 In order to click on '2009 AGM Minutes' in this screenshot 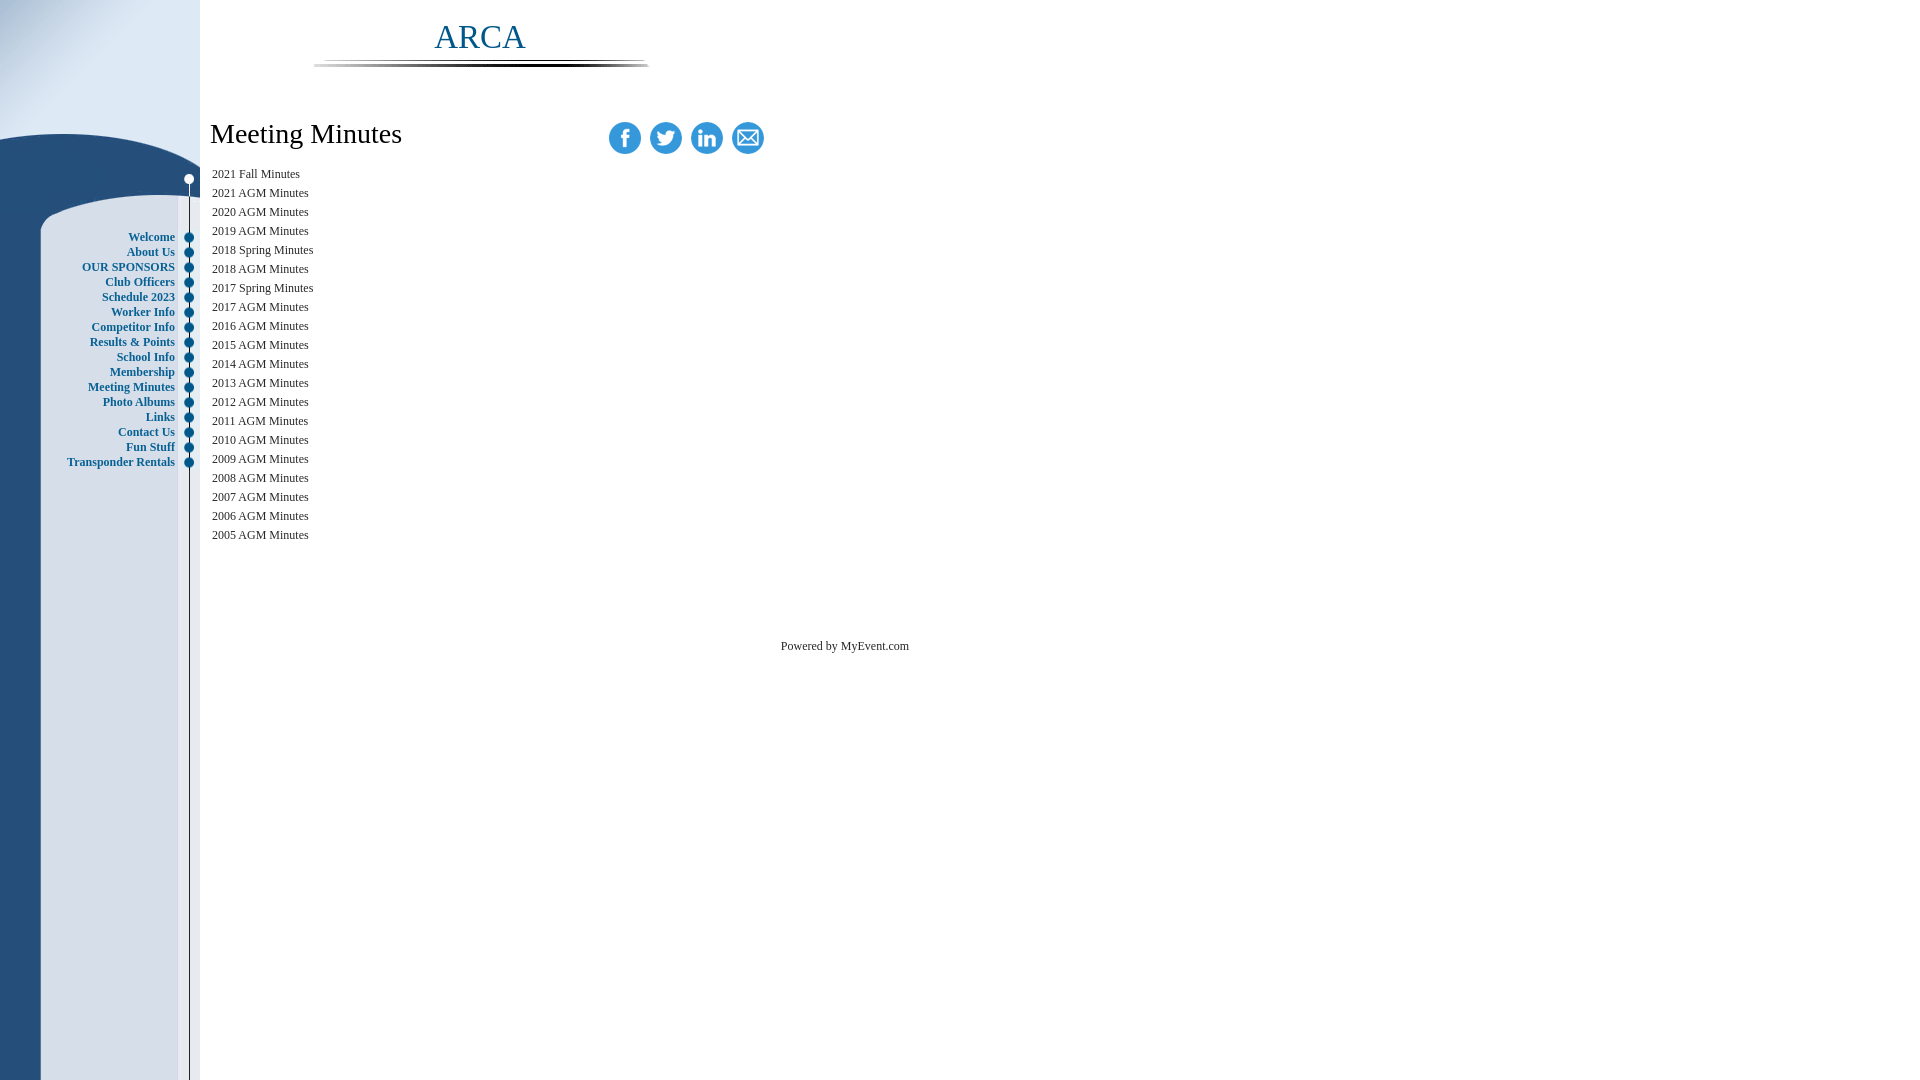, I will do `click(211, 459)`.